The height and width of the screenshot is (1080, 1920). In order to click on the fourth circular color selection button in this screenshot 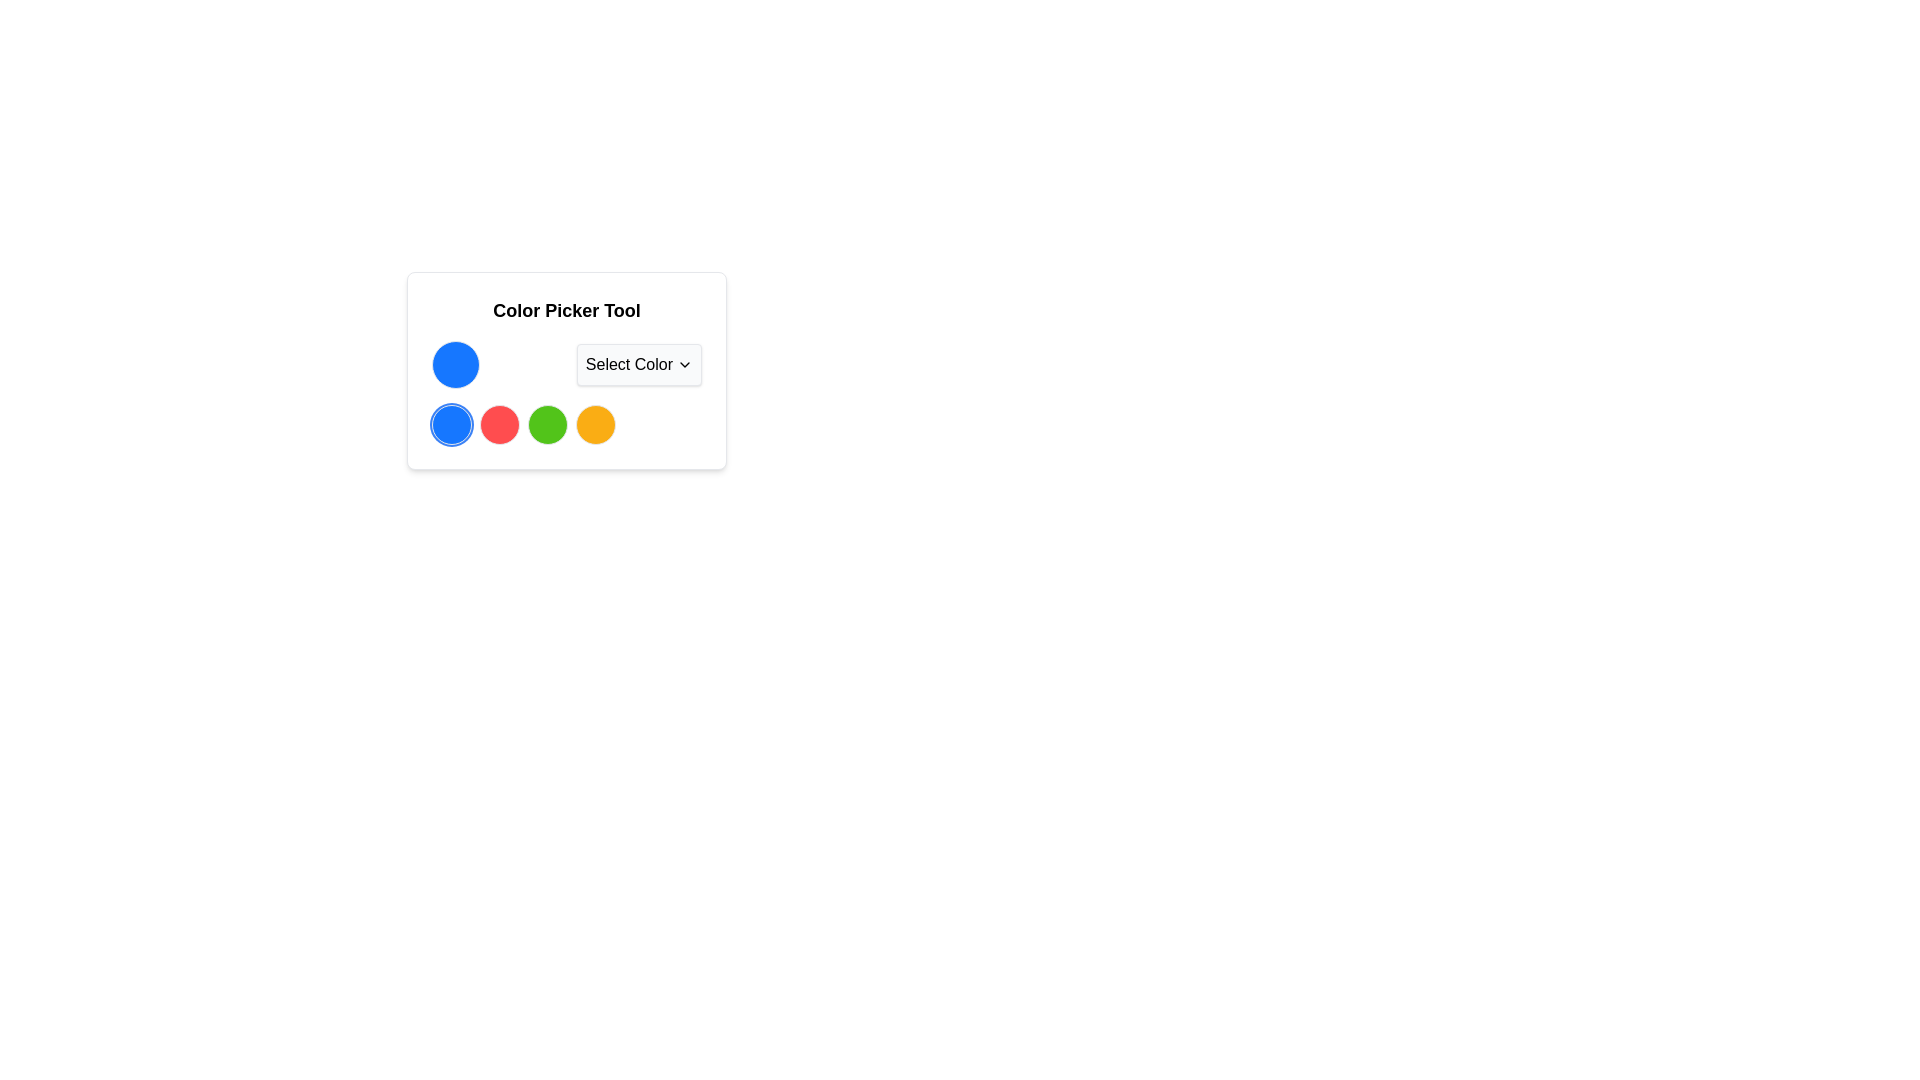, I will do `click(594, 423)`.